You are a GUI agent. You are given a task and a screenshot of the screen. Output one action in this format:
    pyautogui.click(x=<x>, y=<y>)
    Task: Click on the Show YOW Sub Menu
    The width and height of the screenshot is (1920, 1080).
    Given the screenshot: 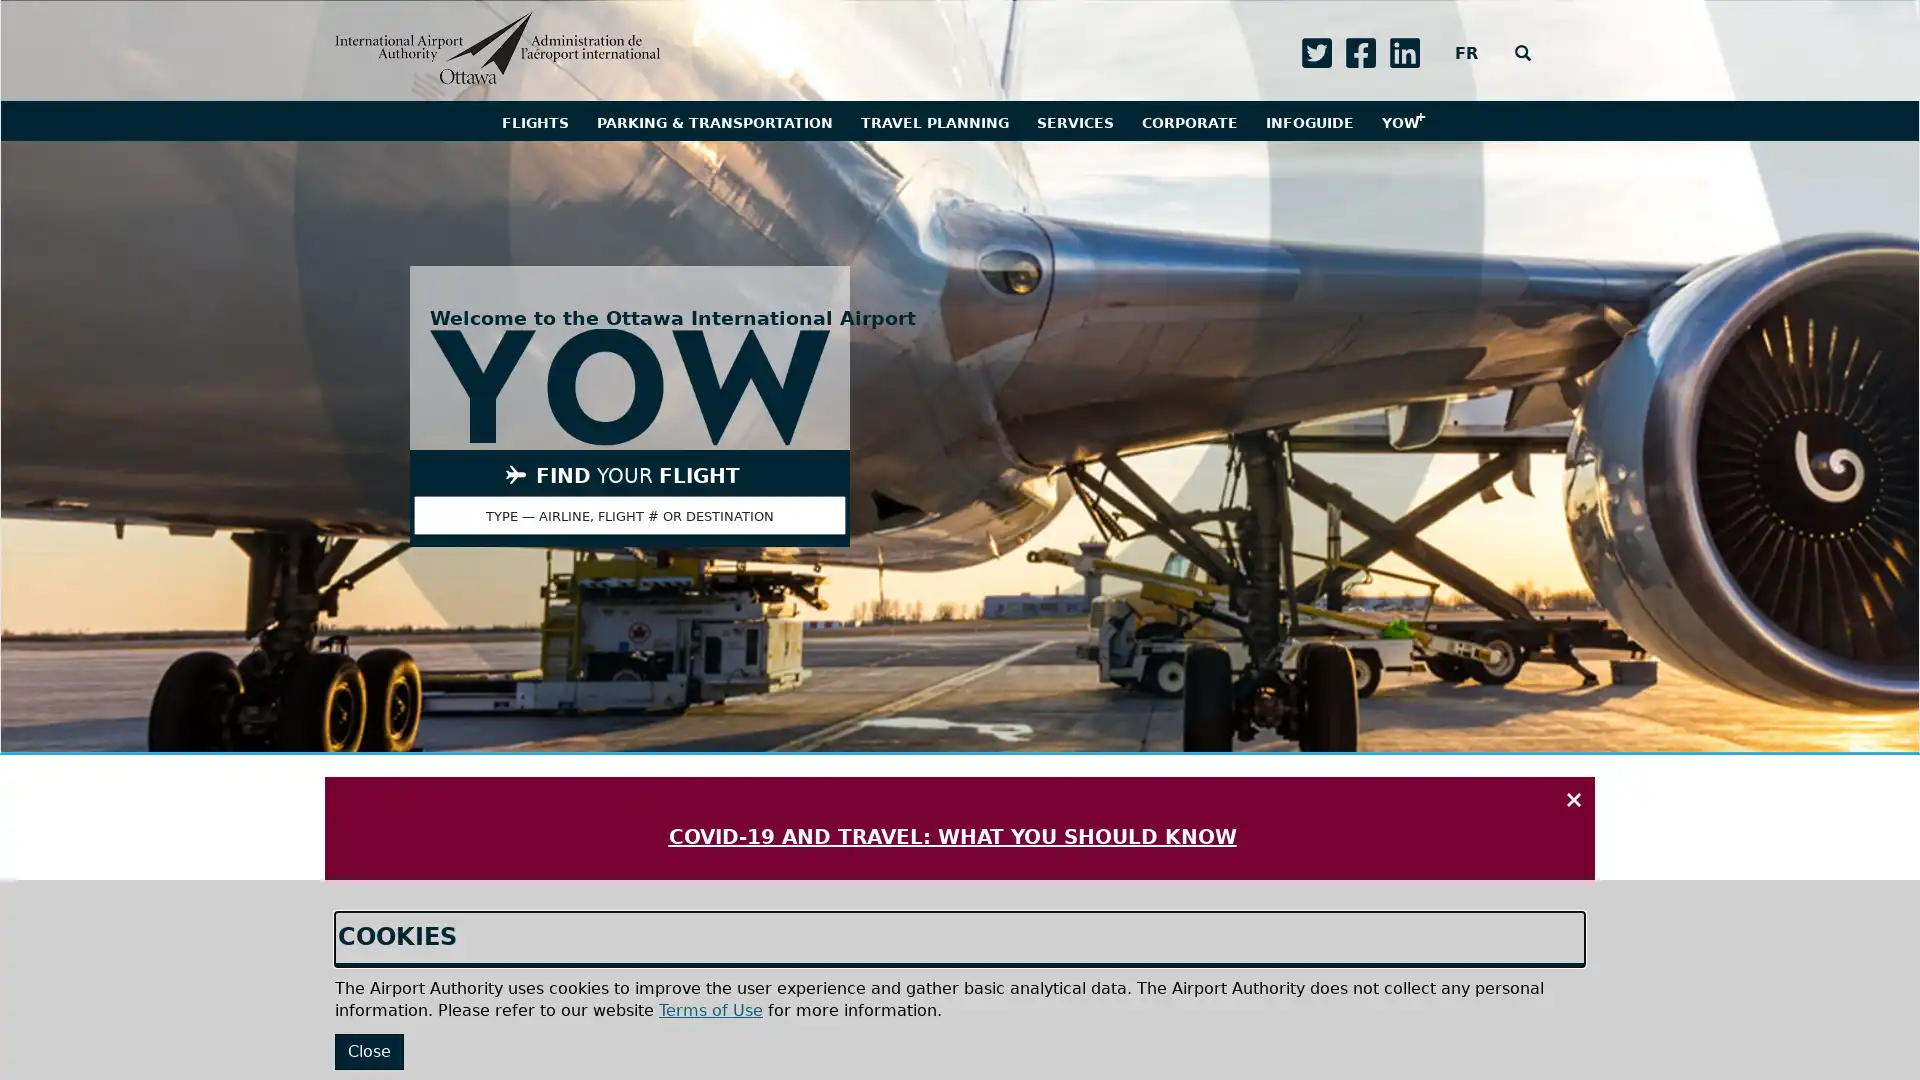 What is the action you would take?
    pyautogui.click(x=1398, y=120)
    